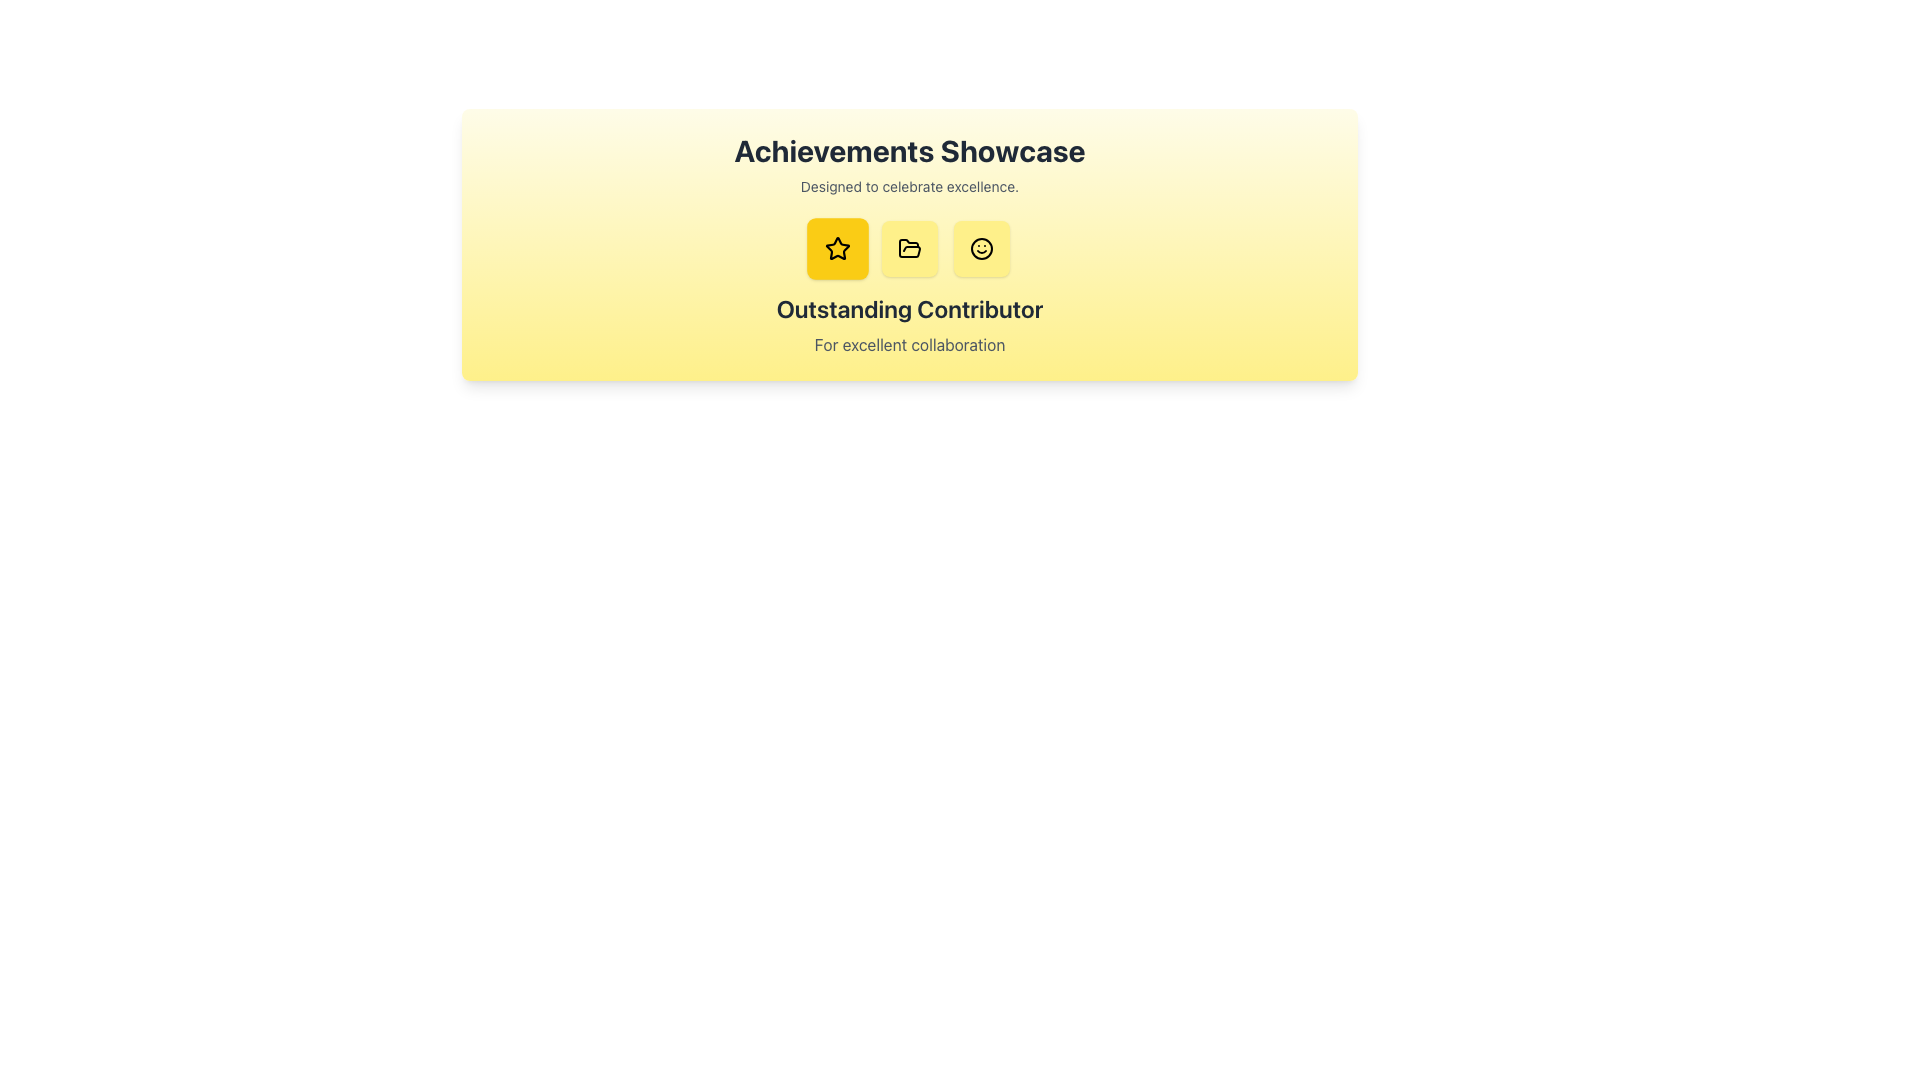  What do you see at coordinates (909, 248) in the screenshot?
I see `the second button in a horizontal row of three buttons, which represents a folder or directory-related action` at bounding box center [909, 248].